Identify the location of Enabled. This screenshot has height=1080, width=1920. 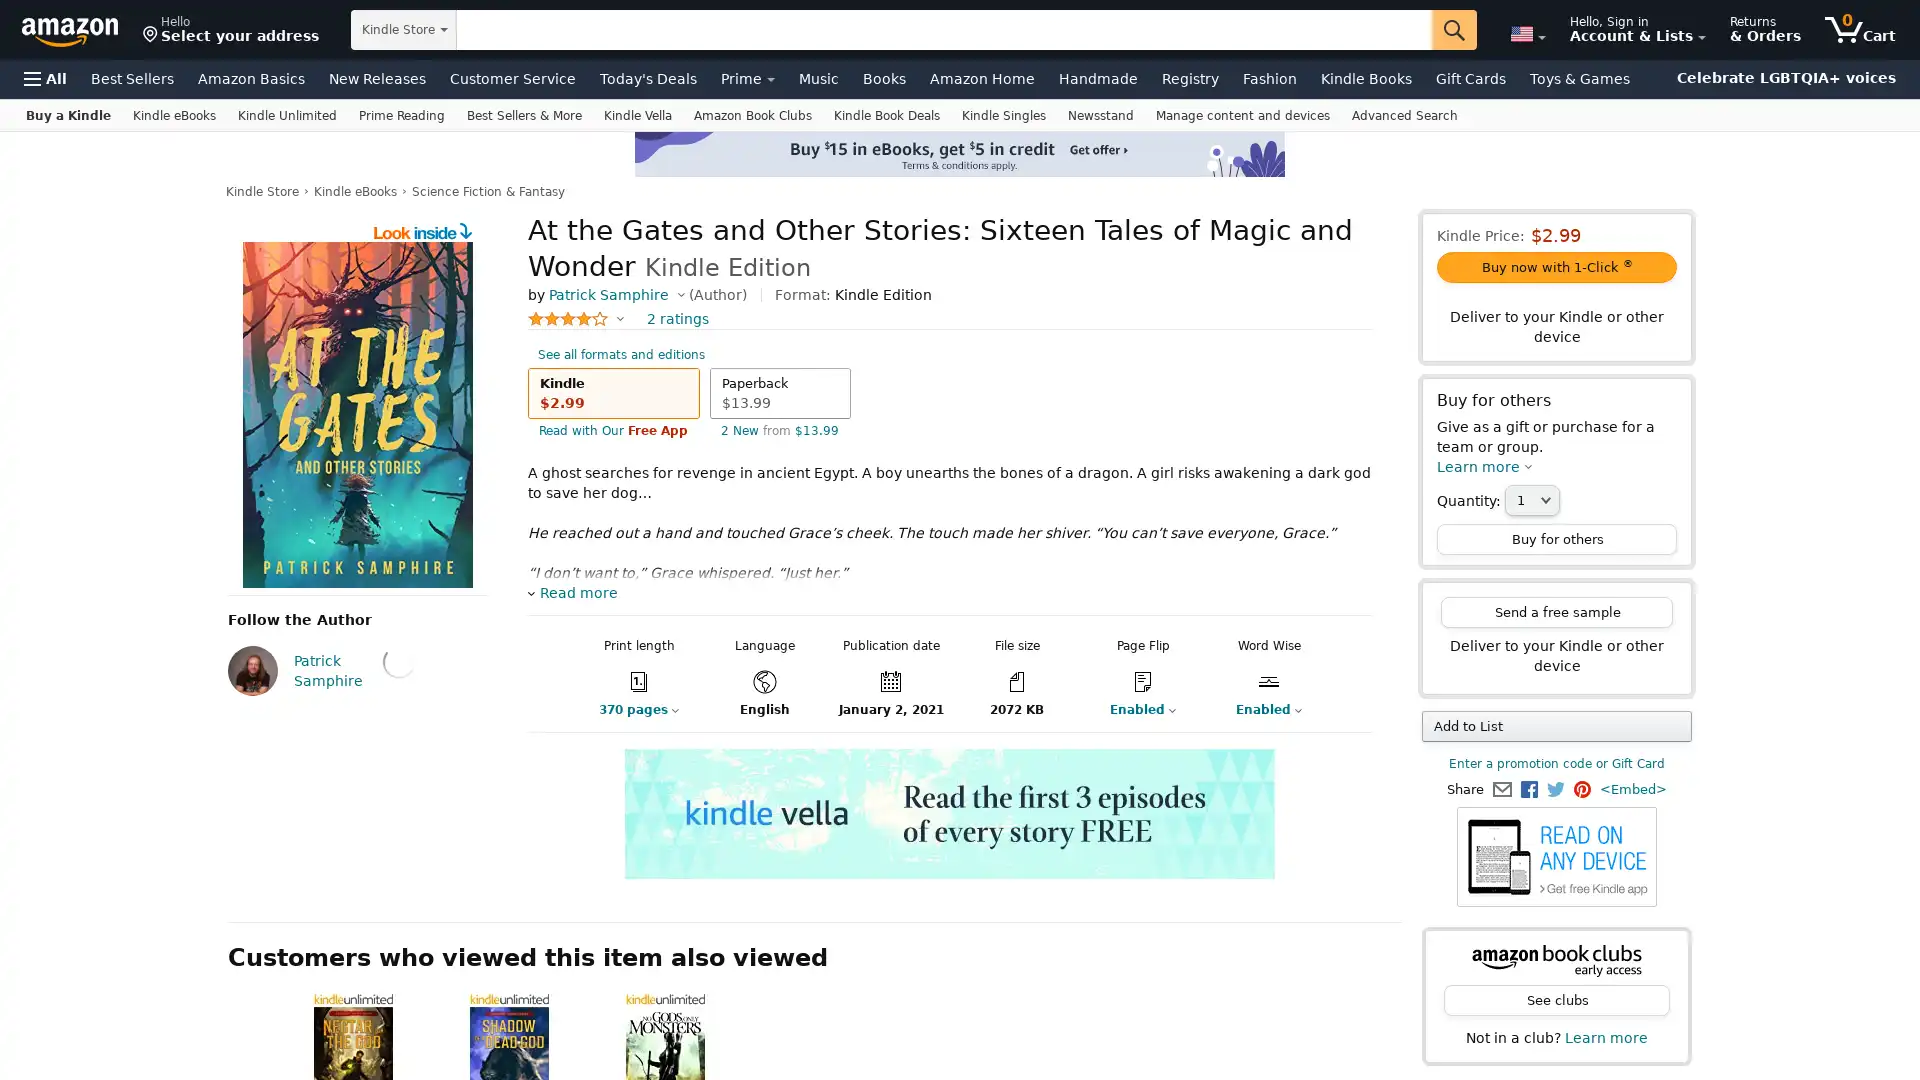
(1130, 708).